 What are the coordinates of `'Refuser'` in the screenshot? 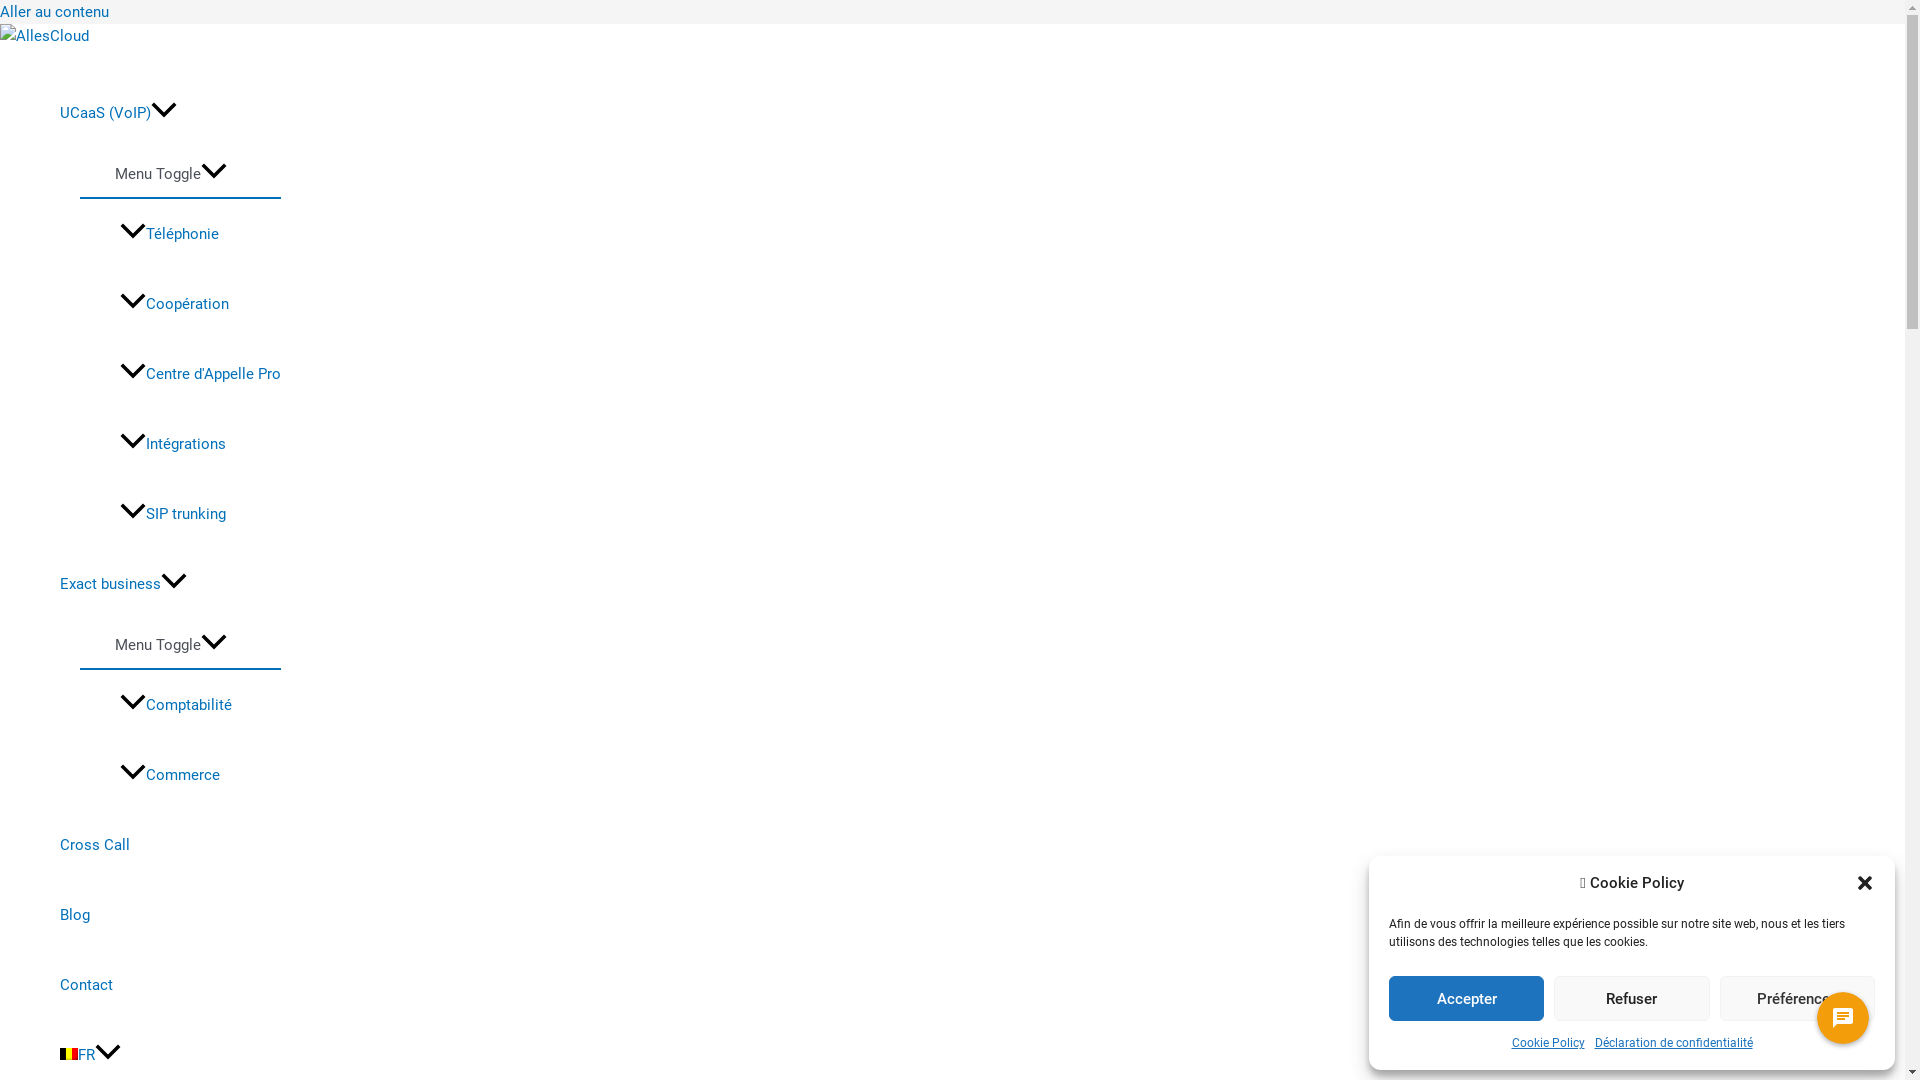 It's located at (1631, 998).